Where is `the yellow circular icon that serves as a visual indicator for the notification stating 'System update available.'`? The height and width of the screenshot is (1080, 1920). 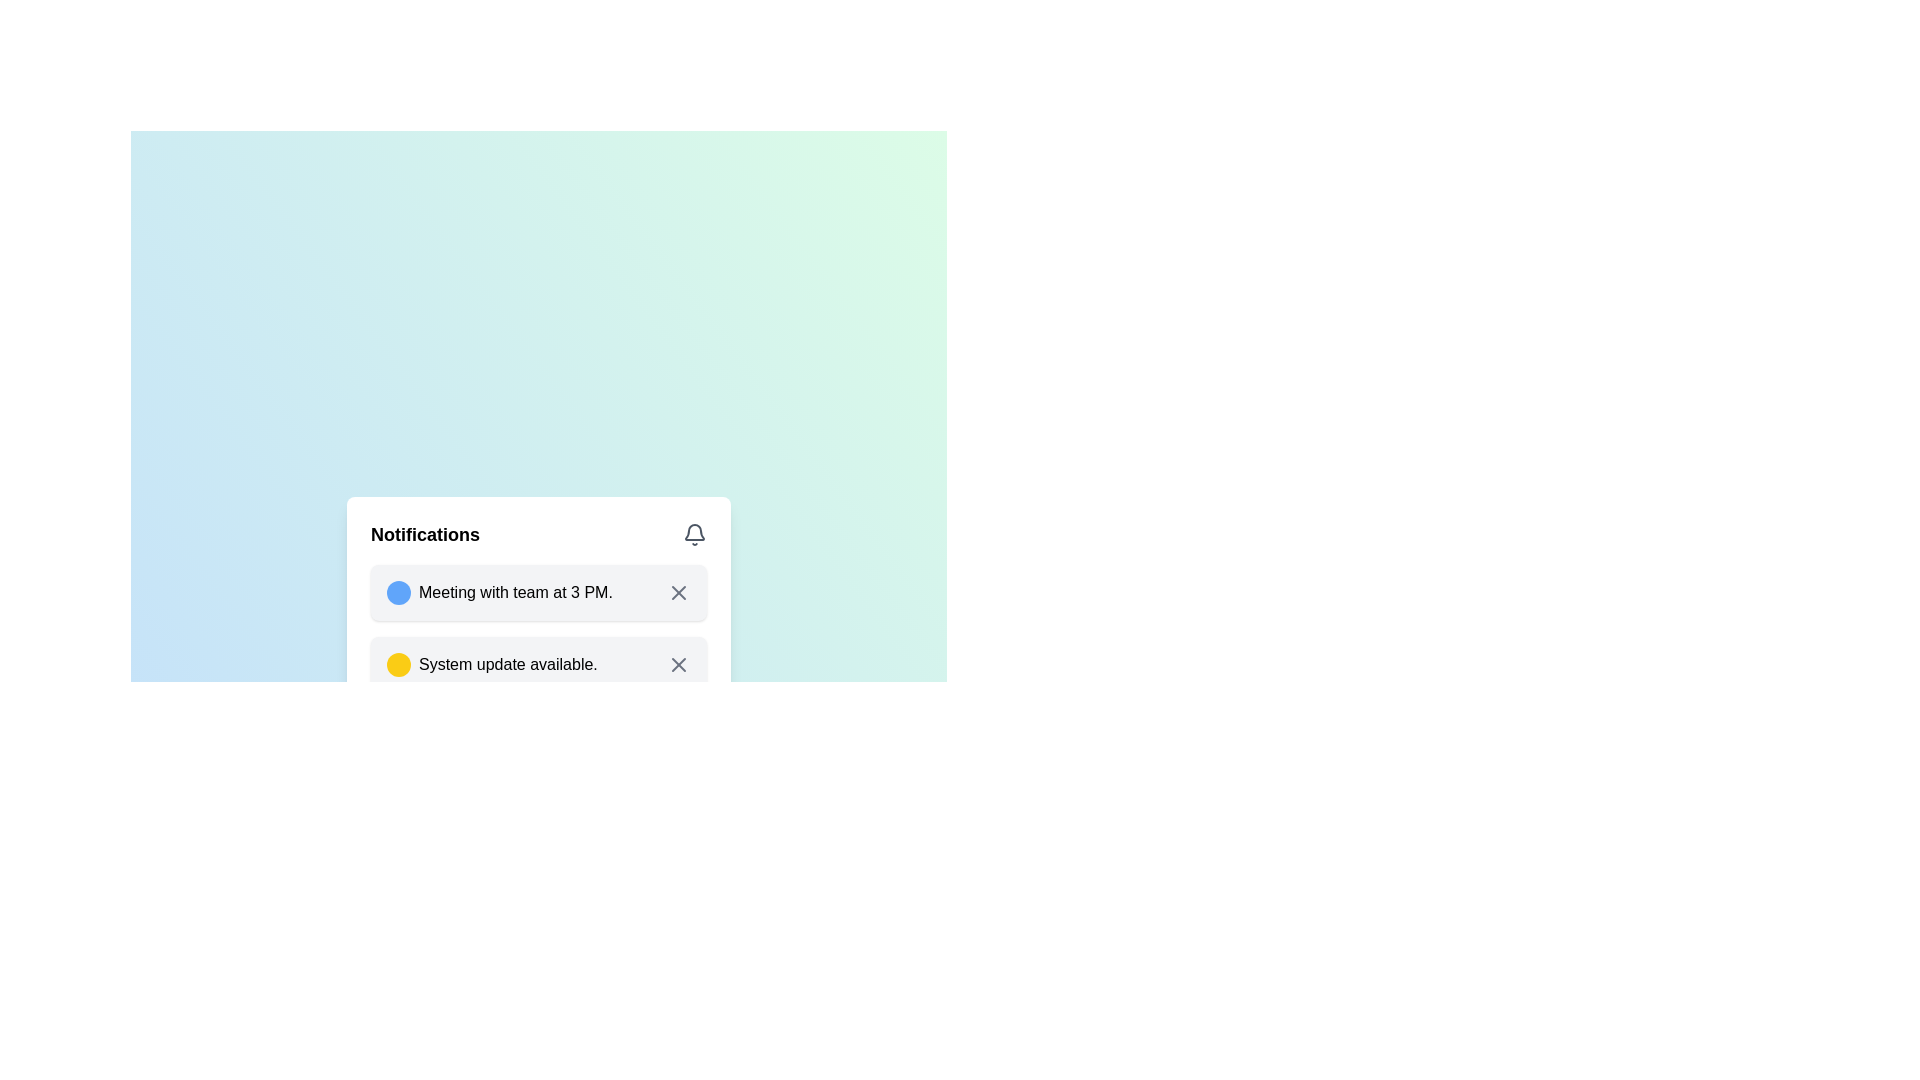
the yellow circular icon that serves as a visual indicator for the notification stating 'System update available.' is located at coordinates (398, 664).